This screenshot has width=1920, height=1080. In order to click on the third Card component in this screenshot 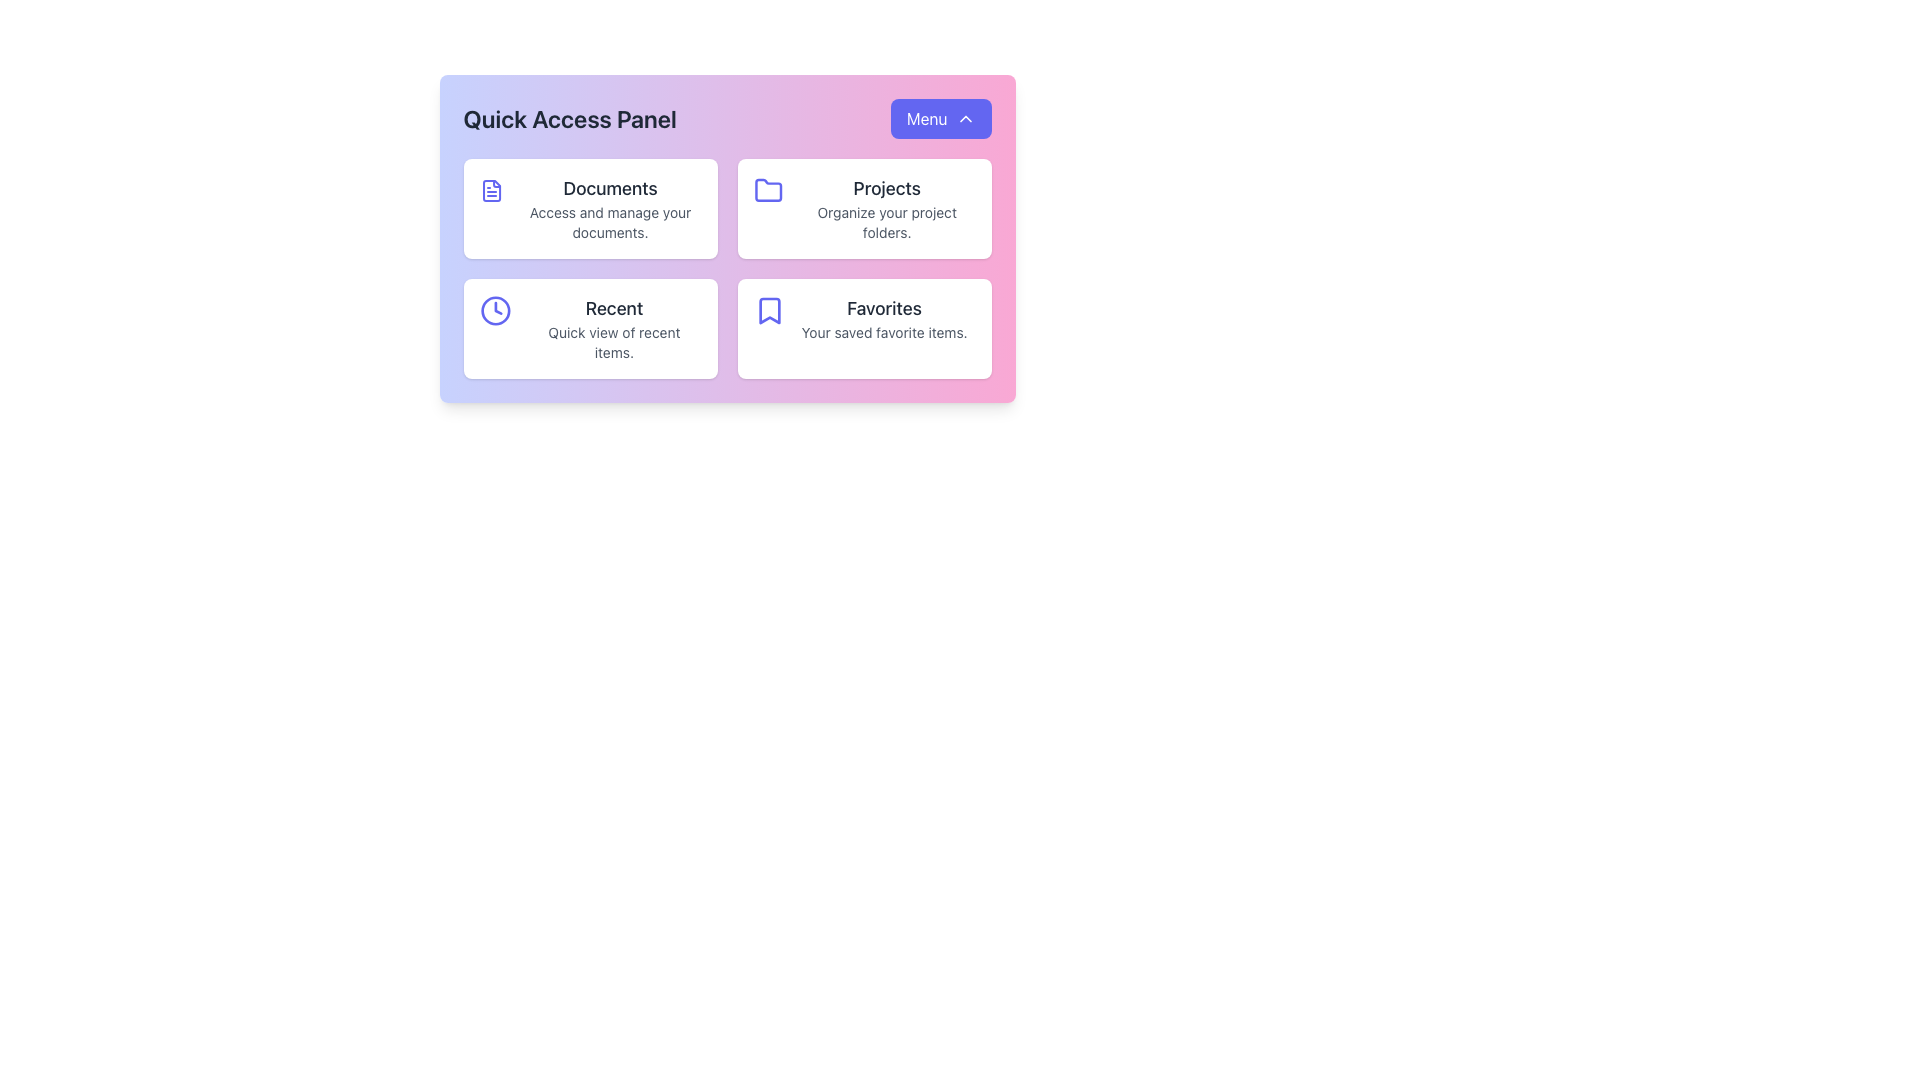, I will do `click(589, 327)`.